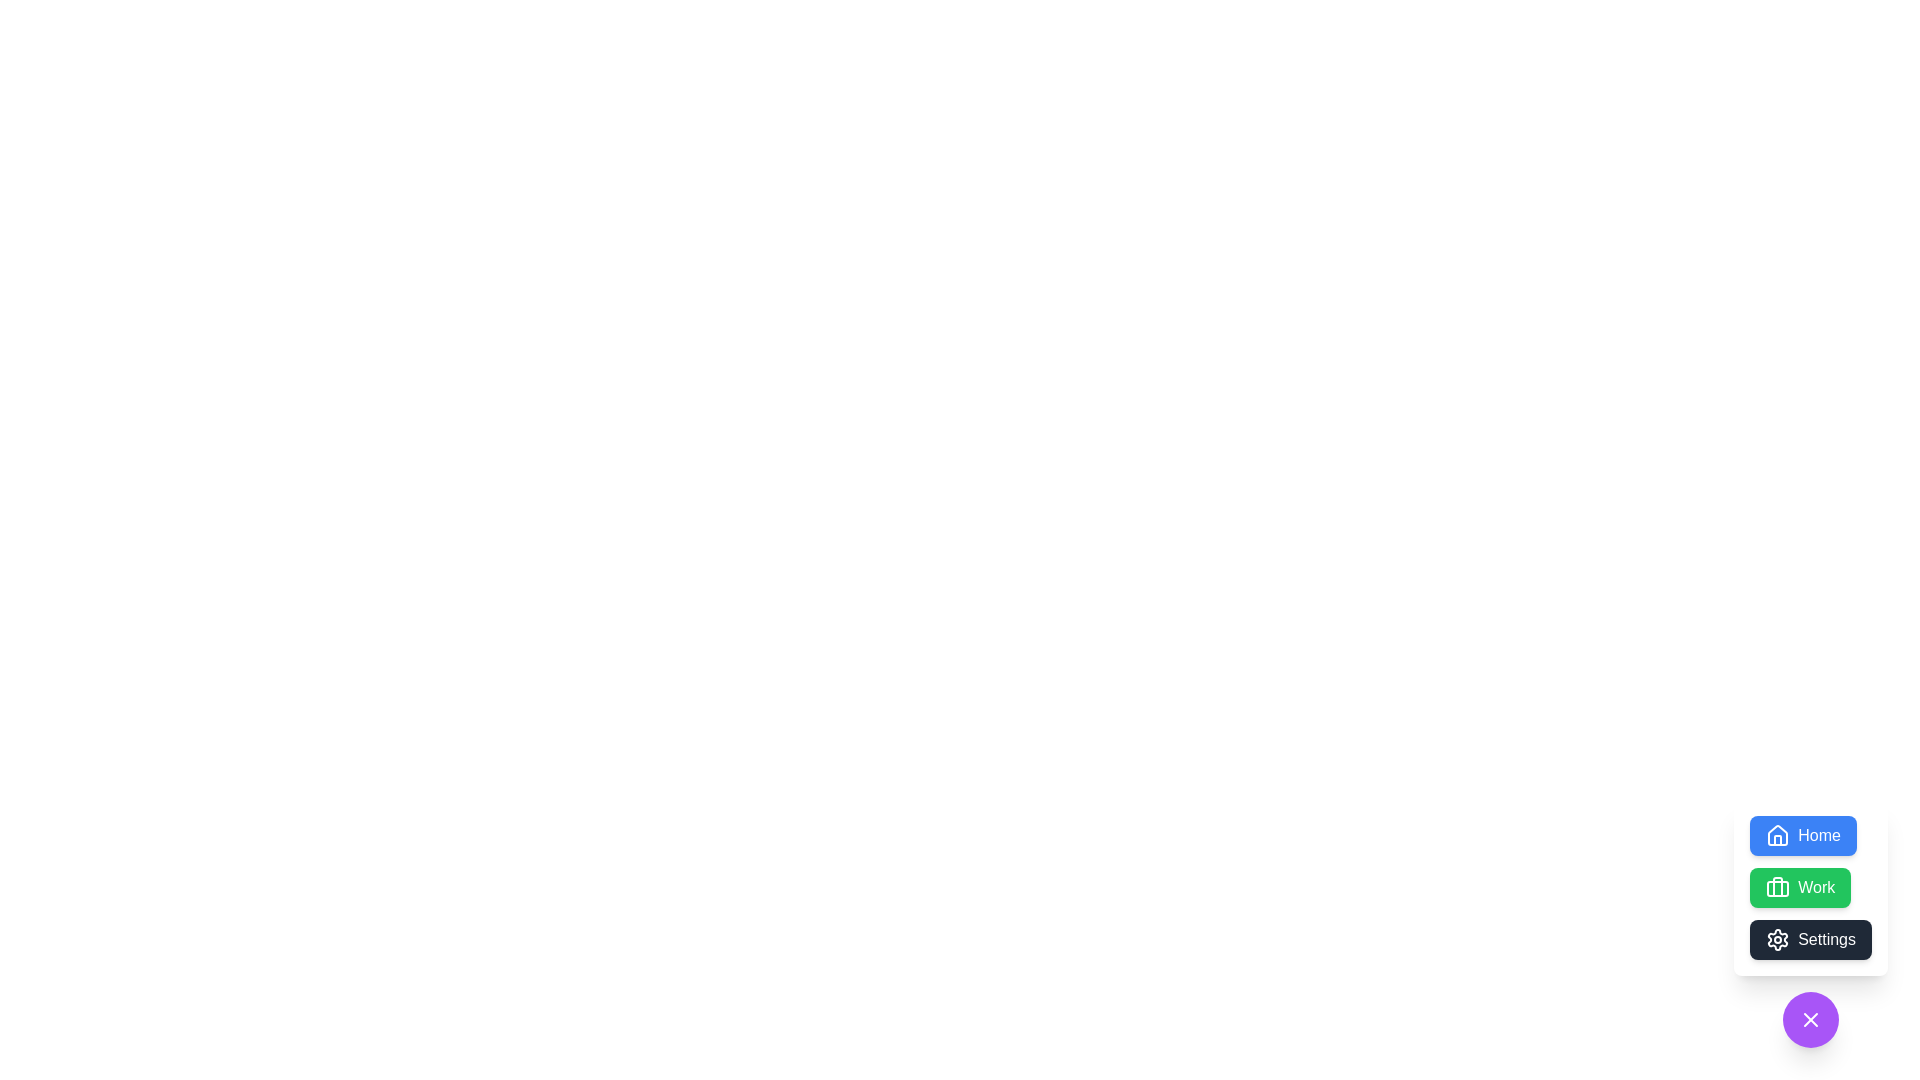  What do you see at coordinates (1800, 886) in the screenshot?
I see `the second button in a vertical stack, which is intended for navigating to the 'Work' section` at bounding box center [1800, 886].